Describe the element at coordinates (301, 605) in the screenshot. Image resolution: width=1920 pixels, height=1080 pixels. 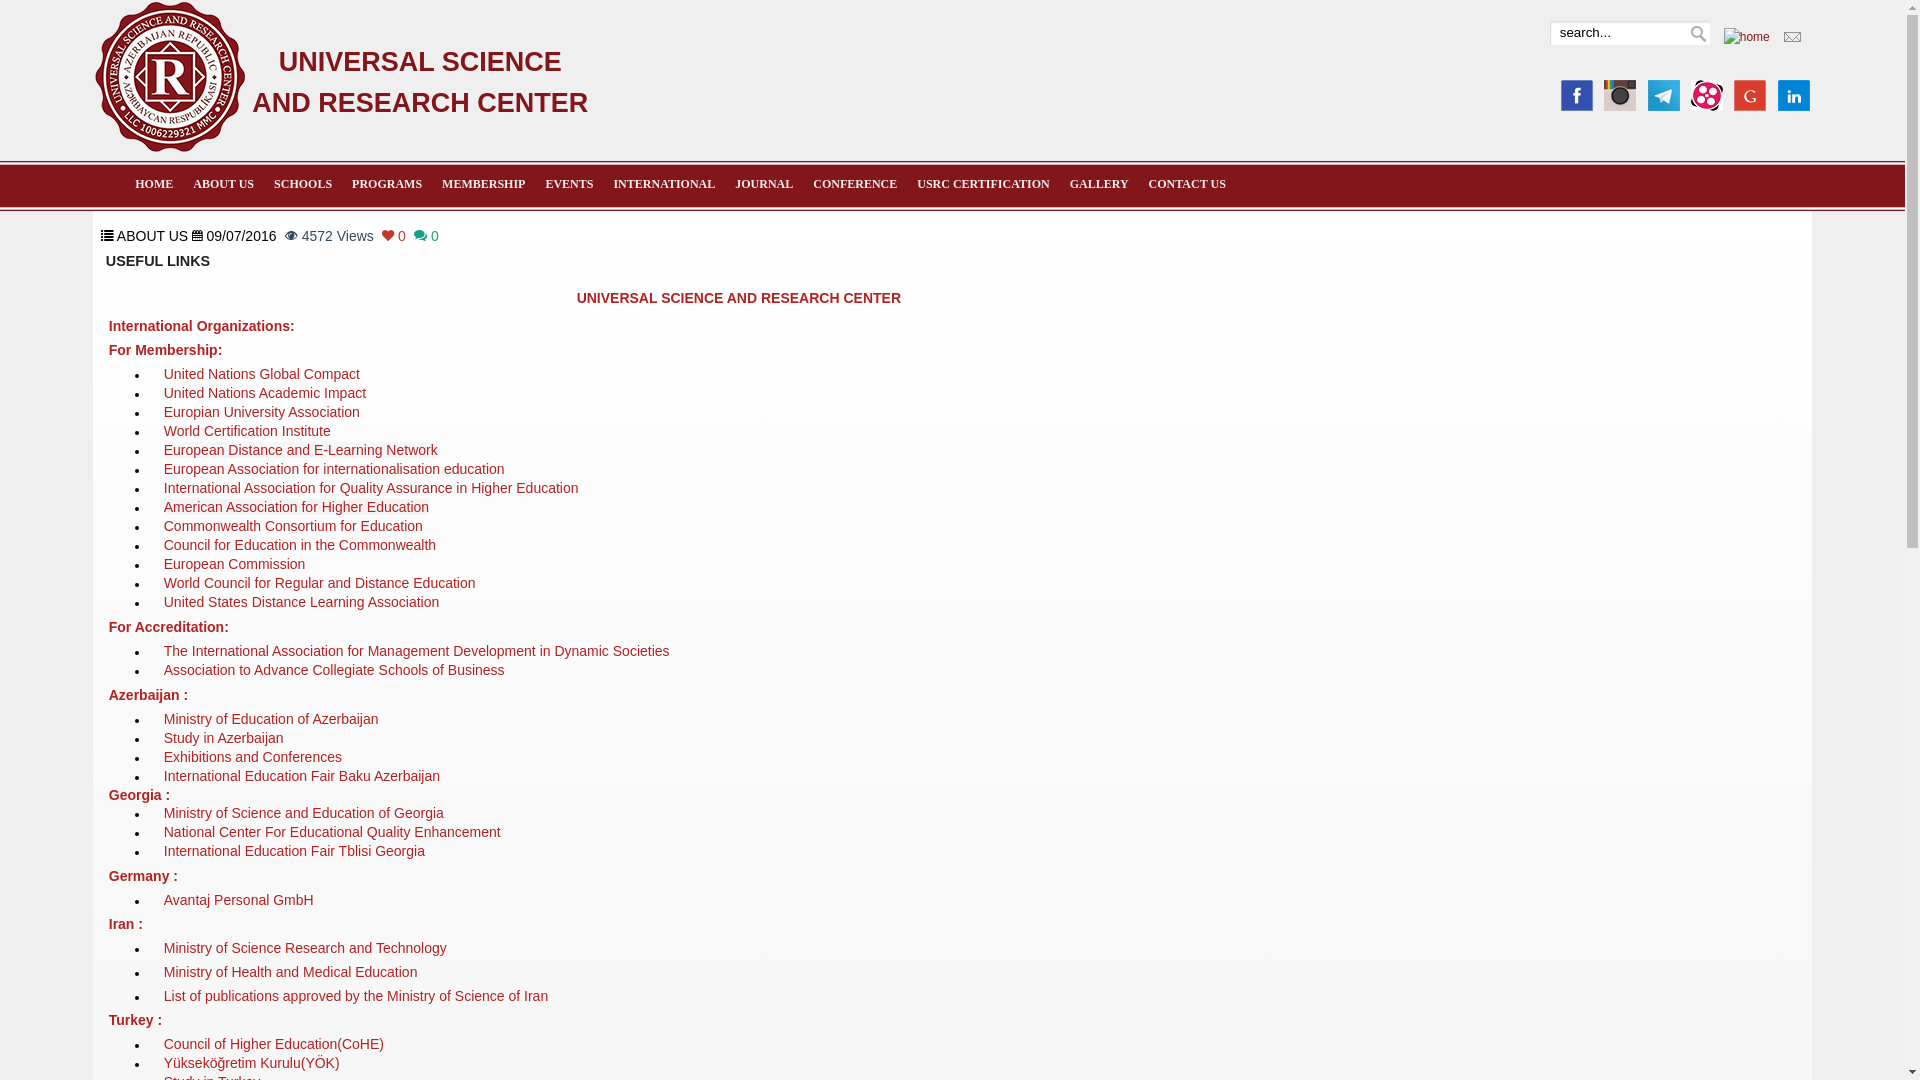
I see `'United States Distance Learning Association'` at that location.